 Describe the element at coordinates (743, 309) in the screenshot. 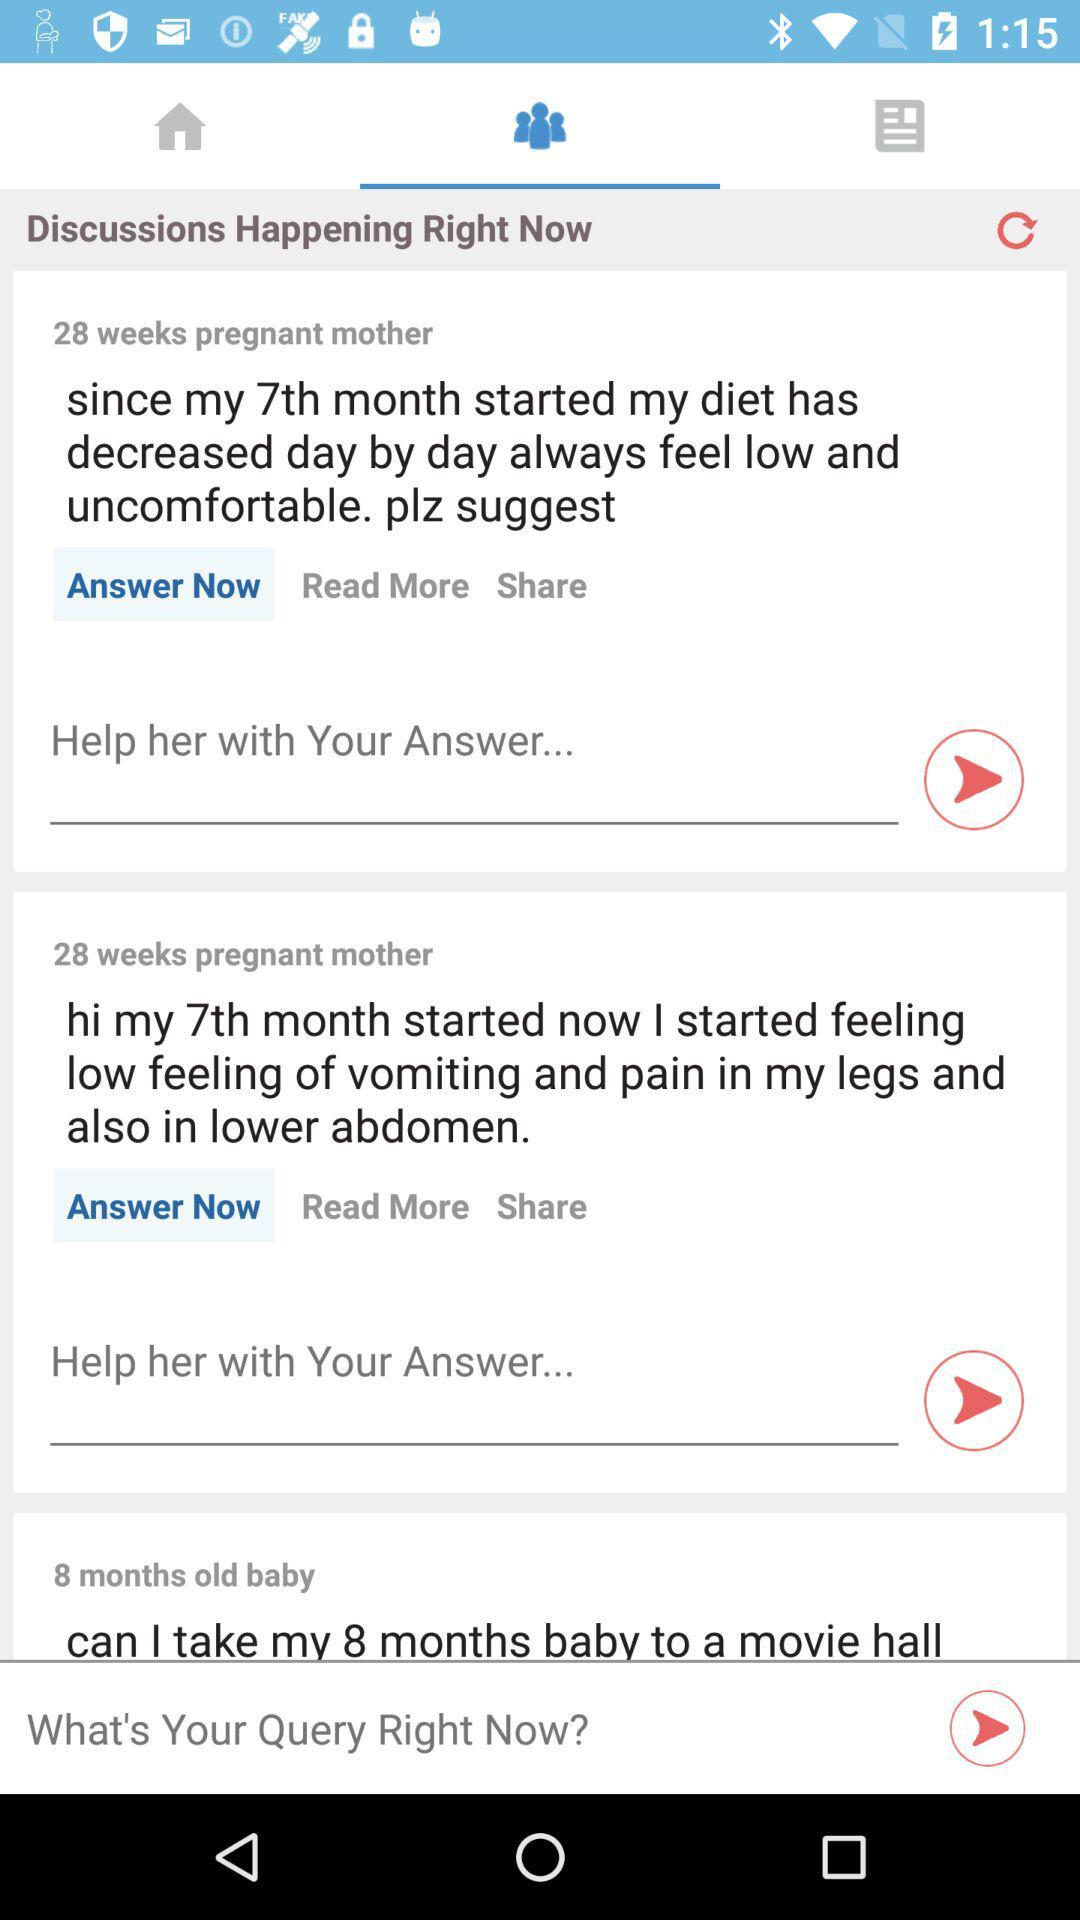

I see `the item above since my 7th` at that location.